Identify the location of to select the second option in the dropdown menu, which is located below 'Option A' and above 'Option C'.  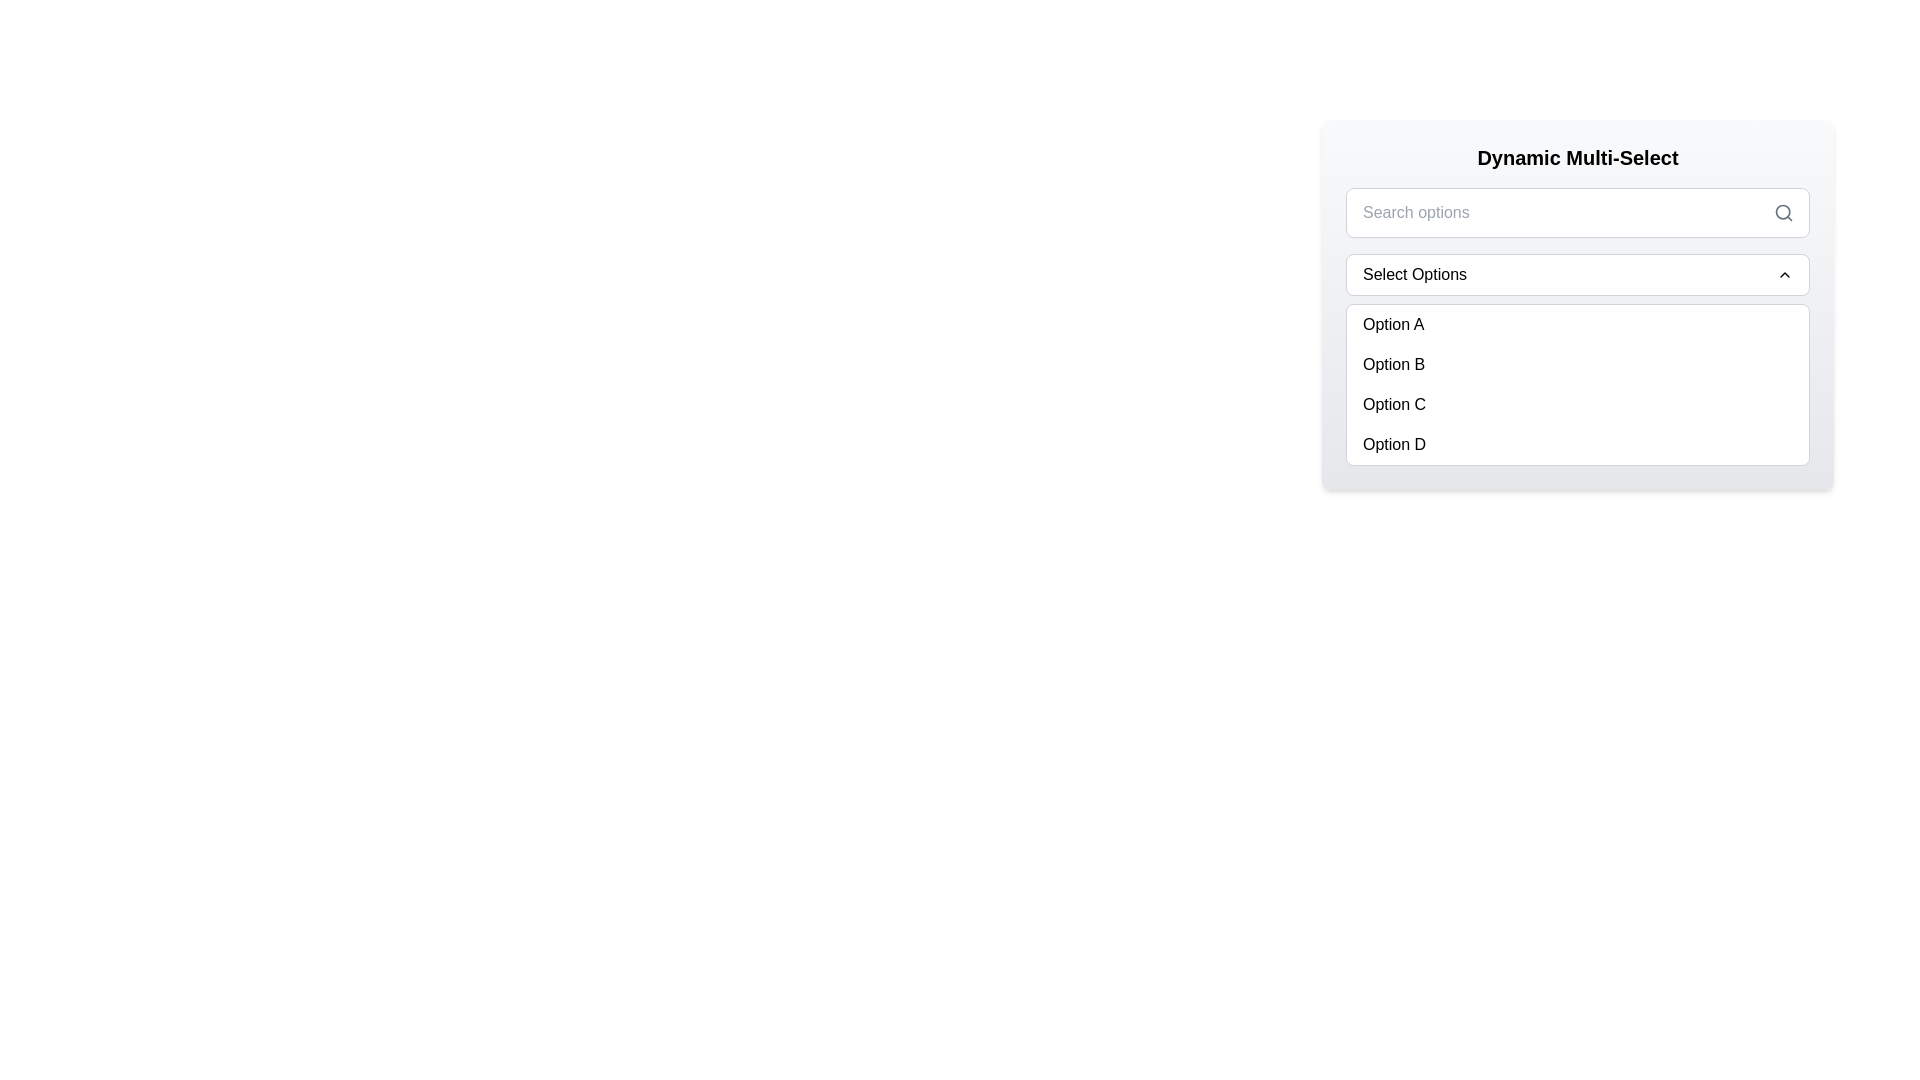
(1577, 365).